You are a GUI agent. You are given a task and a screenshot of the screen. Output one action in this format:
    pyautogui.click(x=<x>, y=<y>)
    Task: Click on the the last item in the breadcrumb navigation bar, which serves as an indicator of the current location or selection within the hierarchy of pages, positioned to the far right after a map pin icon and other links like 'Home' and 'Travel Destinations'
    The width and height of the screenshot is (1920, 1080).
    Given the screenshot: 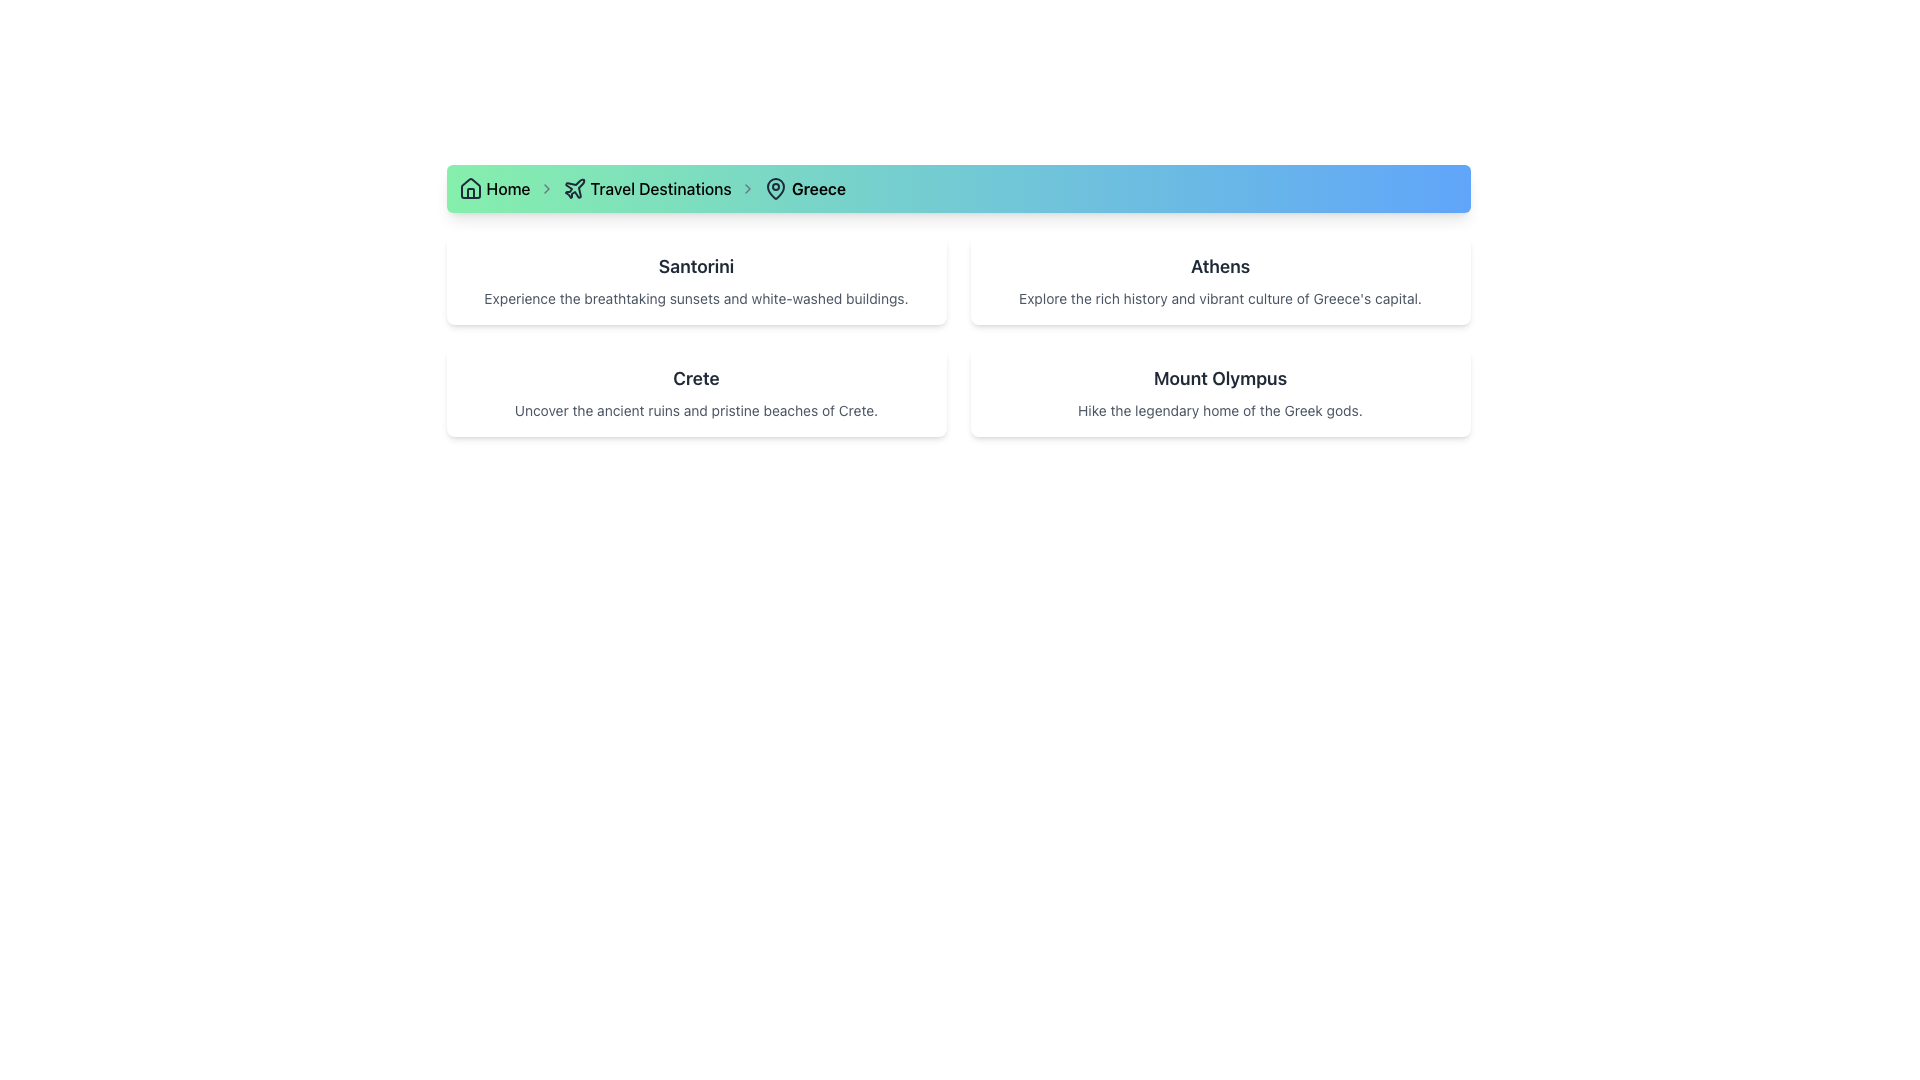 What is the action you would take?
    pyautogui.click(x=818, y=189)
    